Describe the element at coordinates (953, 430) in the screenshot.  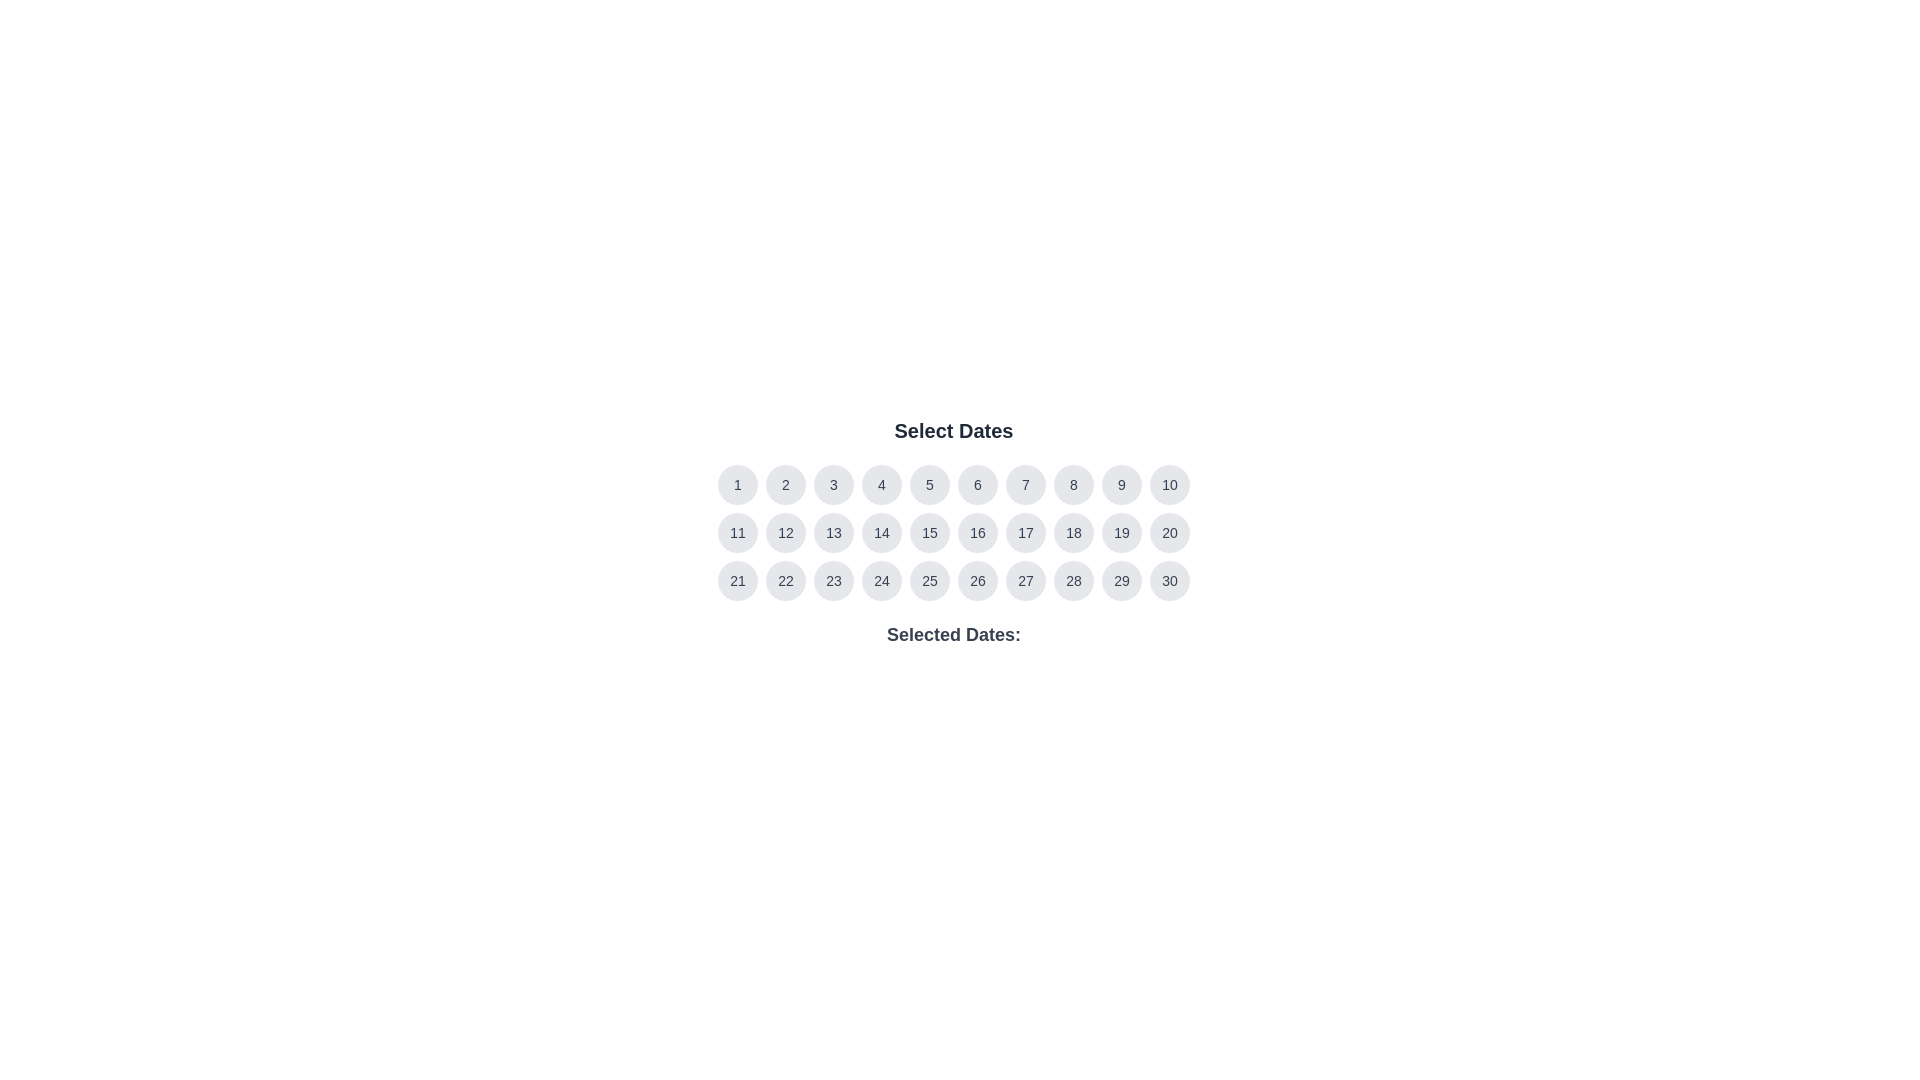
I see `text label displaying 'Select Dates' in bold, extra-large, gray font located at the top of the calendar interface` at that location.